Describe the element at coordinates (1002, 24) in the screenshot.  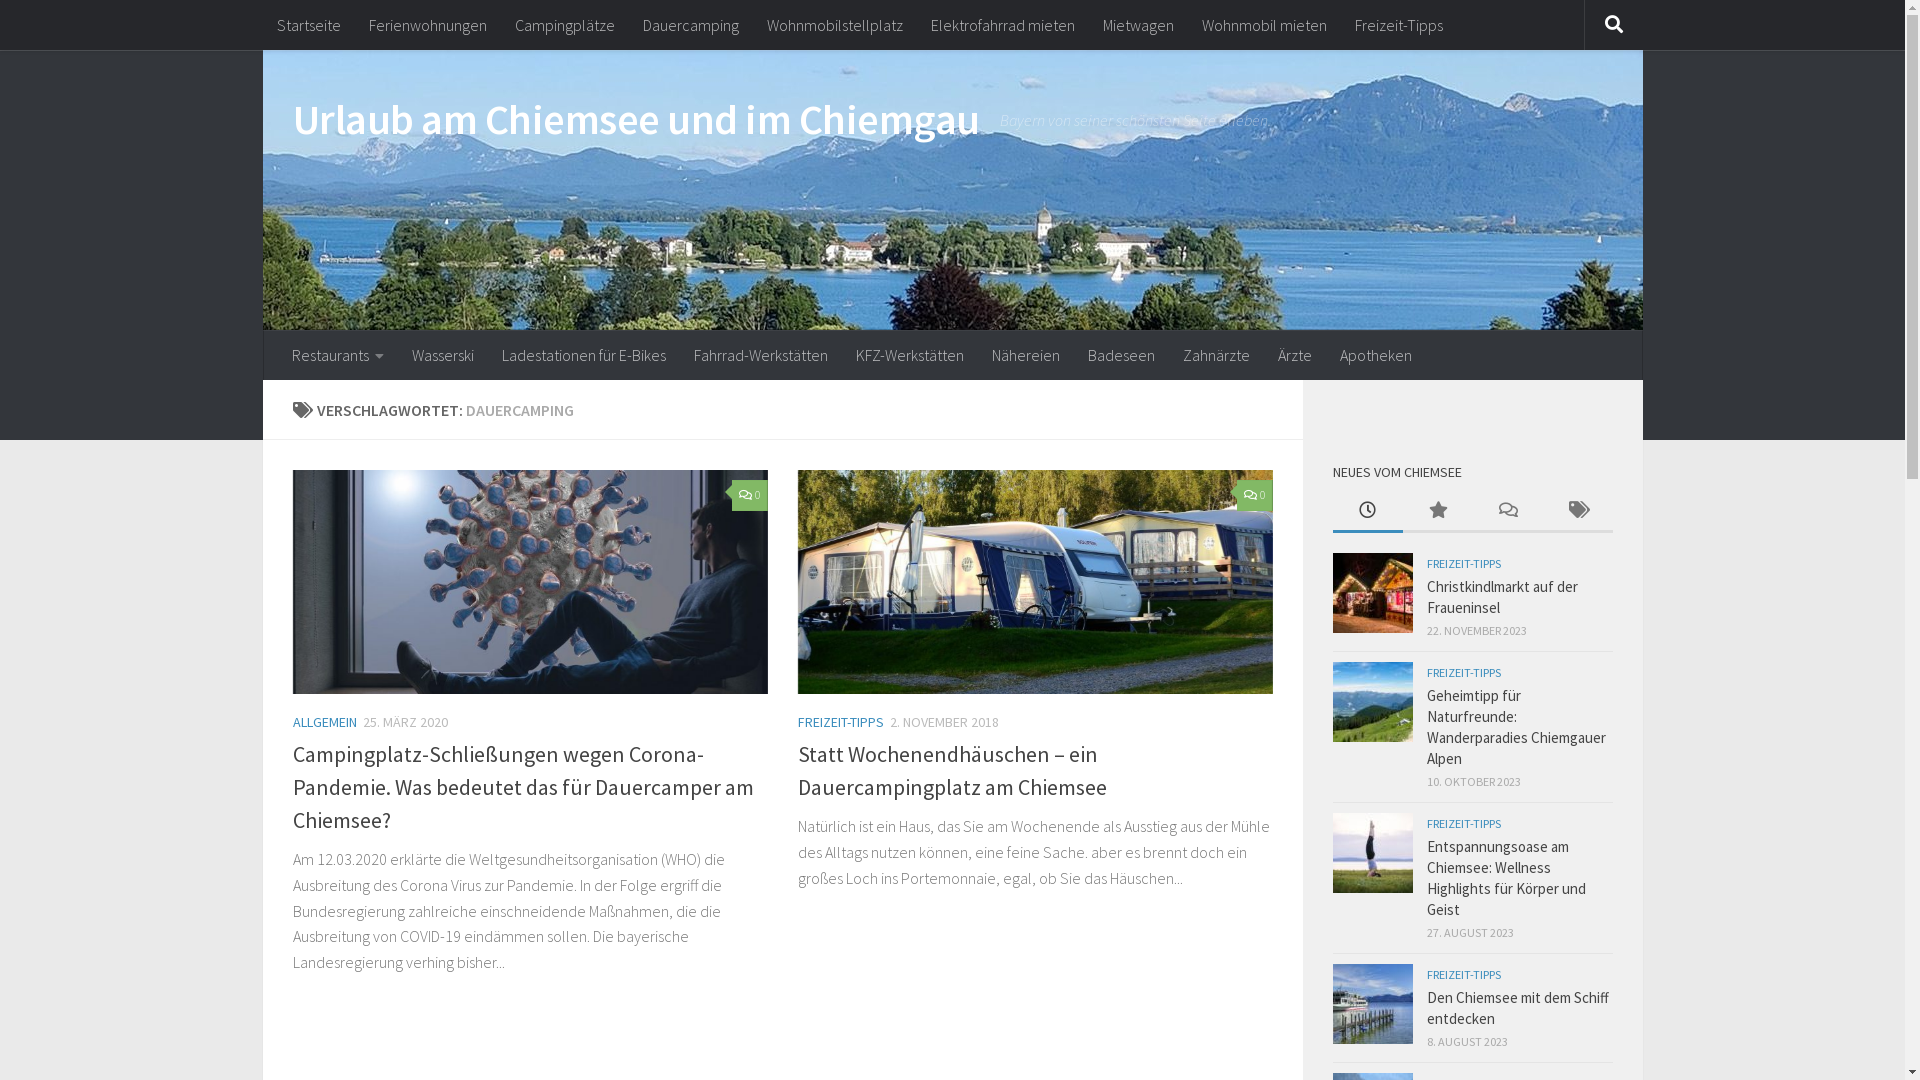
I see `'Elektrofahrrad mieten'` at that location.